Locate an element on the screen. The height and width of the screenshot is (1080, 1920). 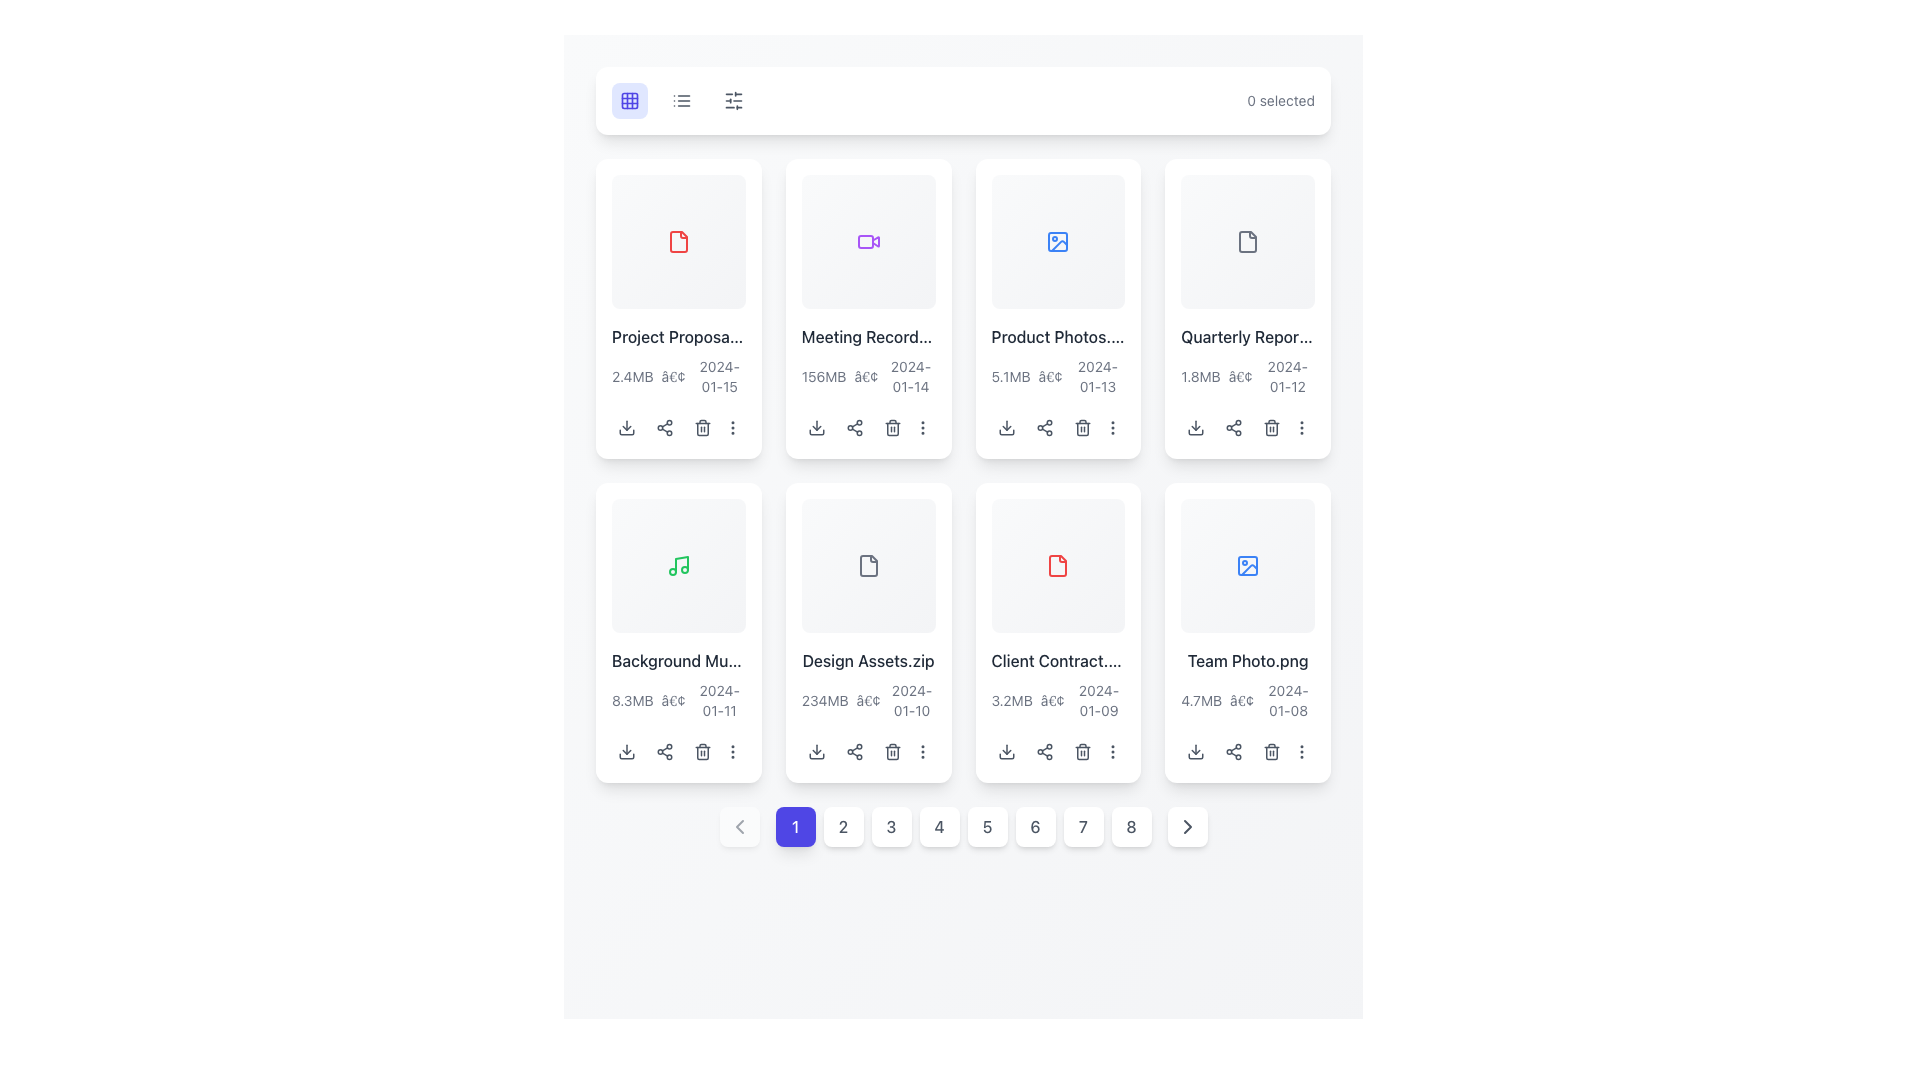
the download button with an icon located at the bottom-left corner of the card titled 'Project Proposal.pdf' to download the associated file is located at coordinates (626, 426).